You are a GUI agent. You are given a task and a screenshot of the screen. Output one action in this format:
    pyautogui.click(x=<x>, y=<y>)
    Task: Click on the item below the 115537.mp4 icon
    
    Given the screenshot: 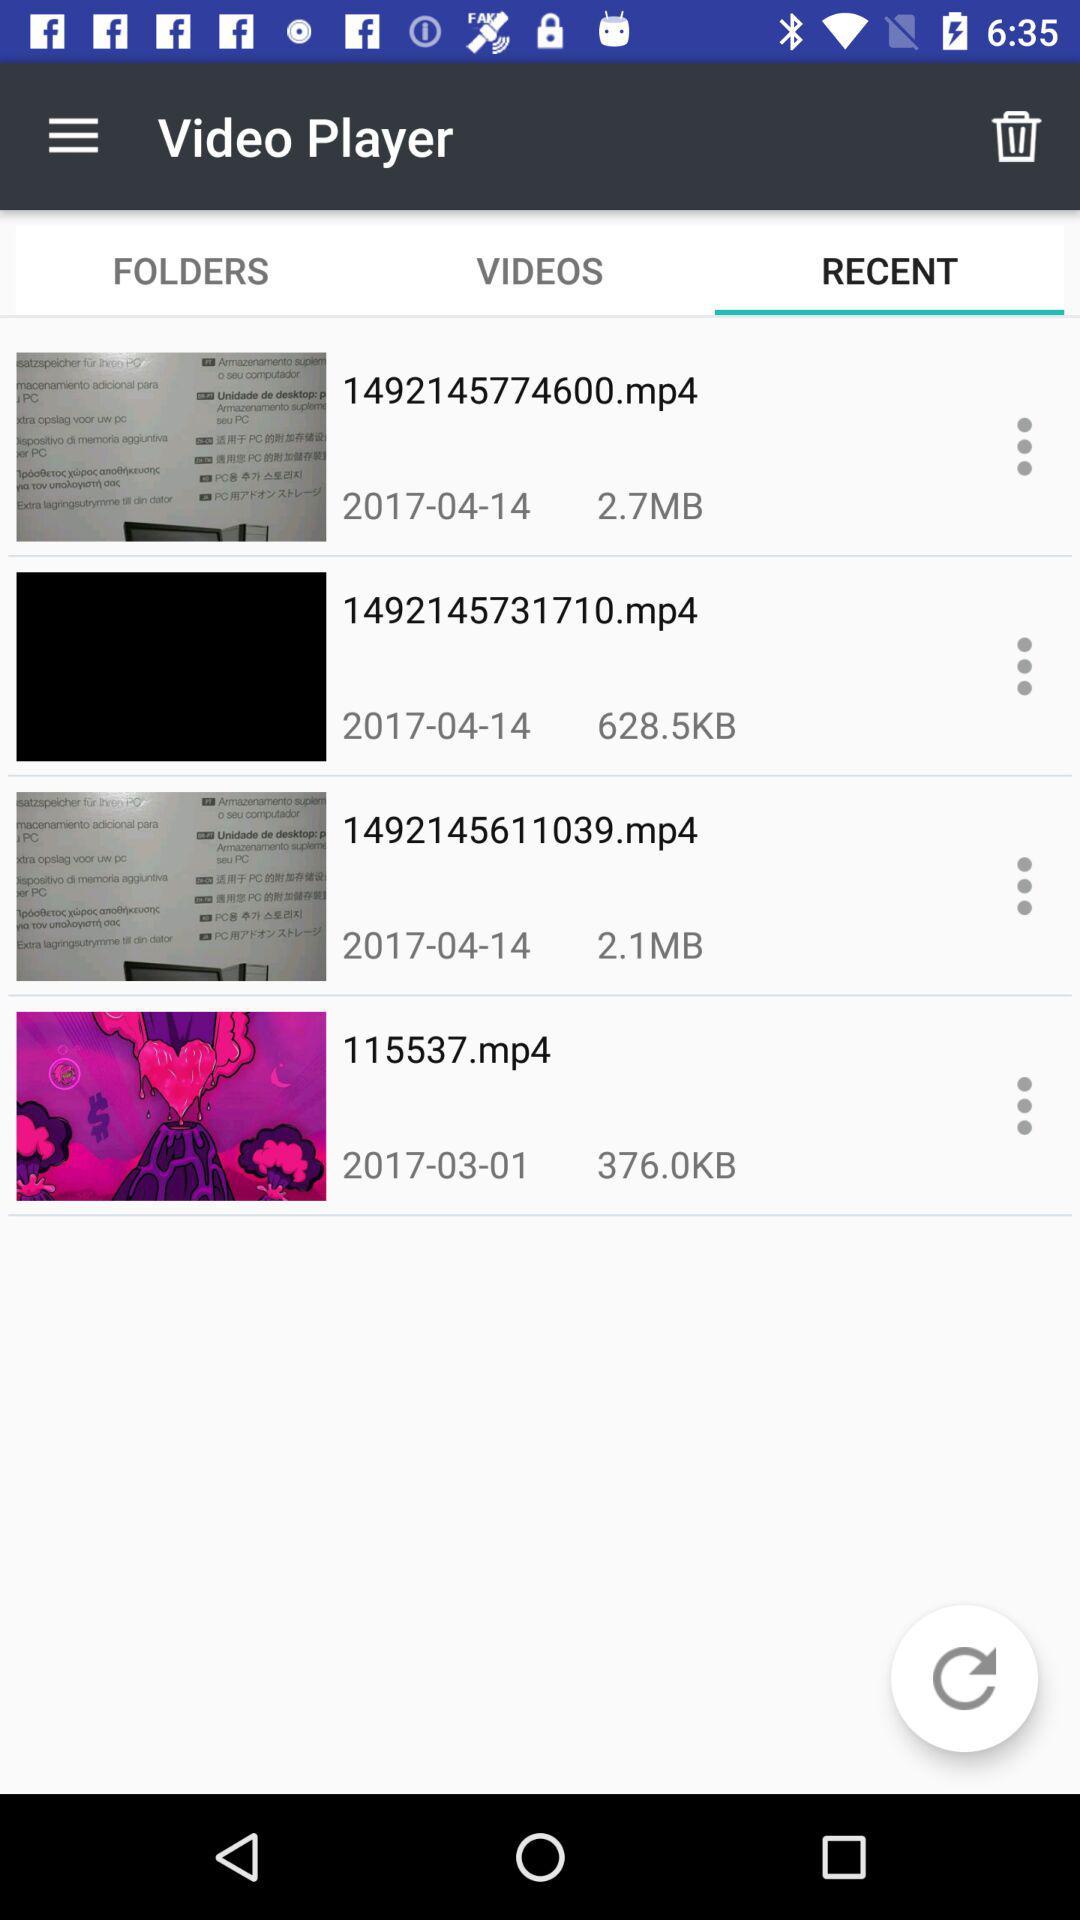 What is the action you would take?
    pyautogui.click(x=435, y=1163)
    